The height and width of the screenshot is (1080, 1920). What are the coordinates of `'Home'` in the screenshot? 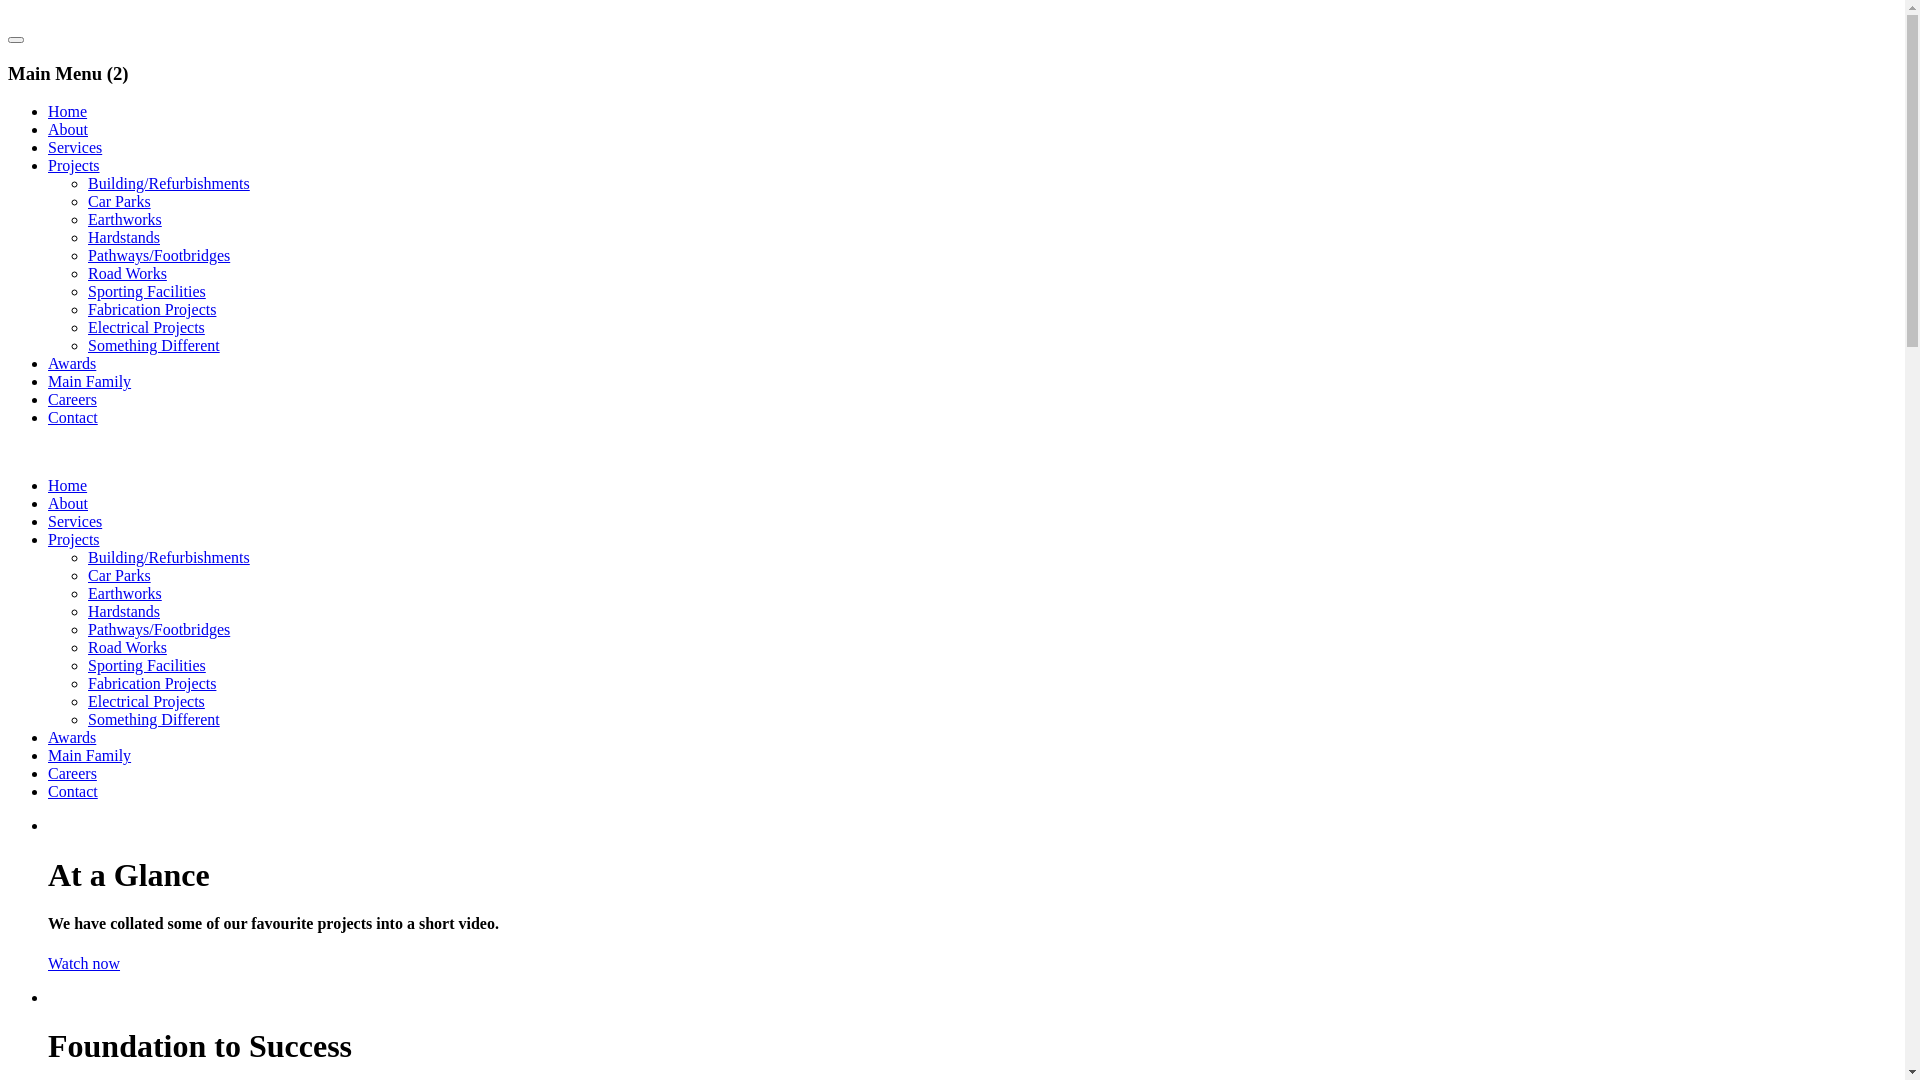 It's located at (67, 485).